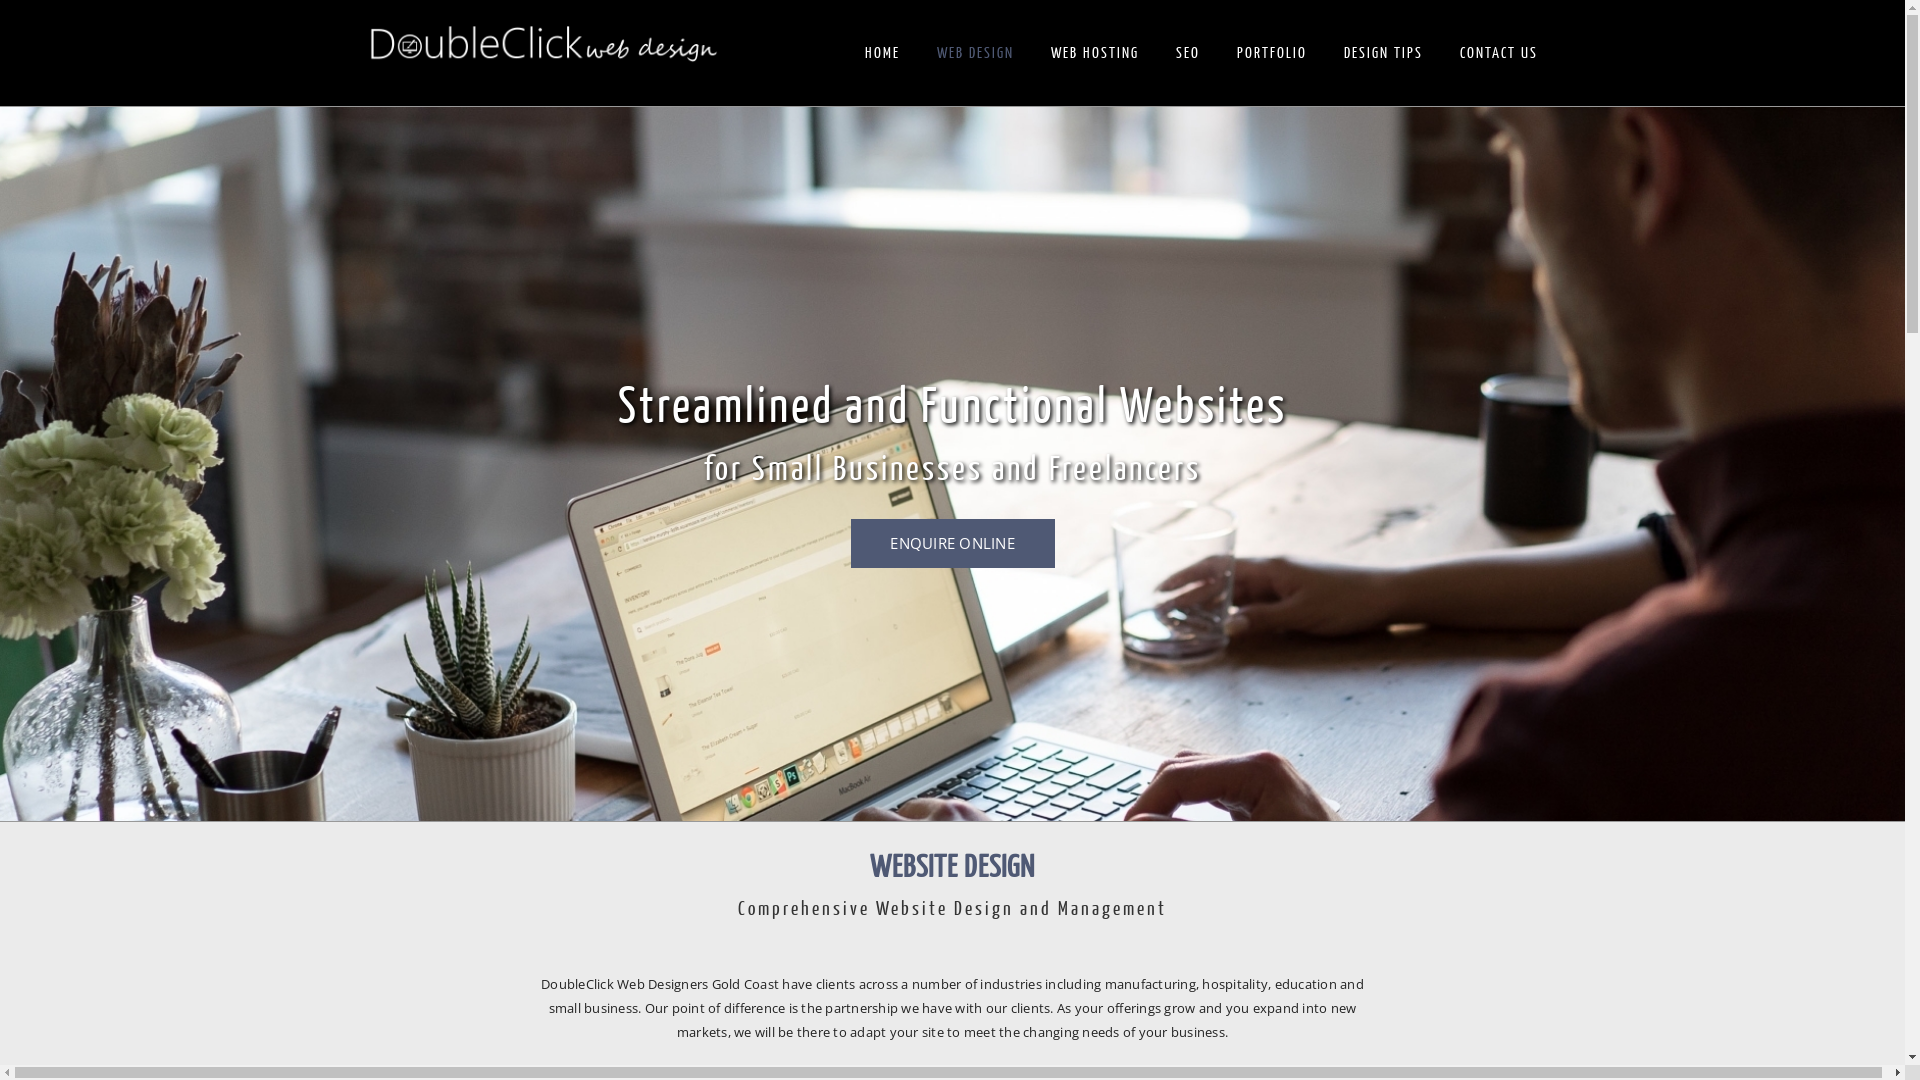 Image resolution: width=1920 pixels, height=1080 pixels. What do you see at coordinates (1498, 53) in the screenshot?
I see `'CONTACT US'` at bounding box center [1498, 53].